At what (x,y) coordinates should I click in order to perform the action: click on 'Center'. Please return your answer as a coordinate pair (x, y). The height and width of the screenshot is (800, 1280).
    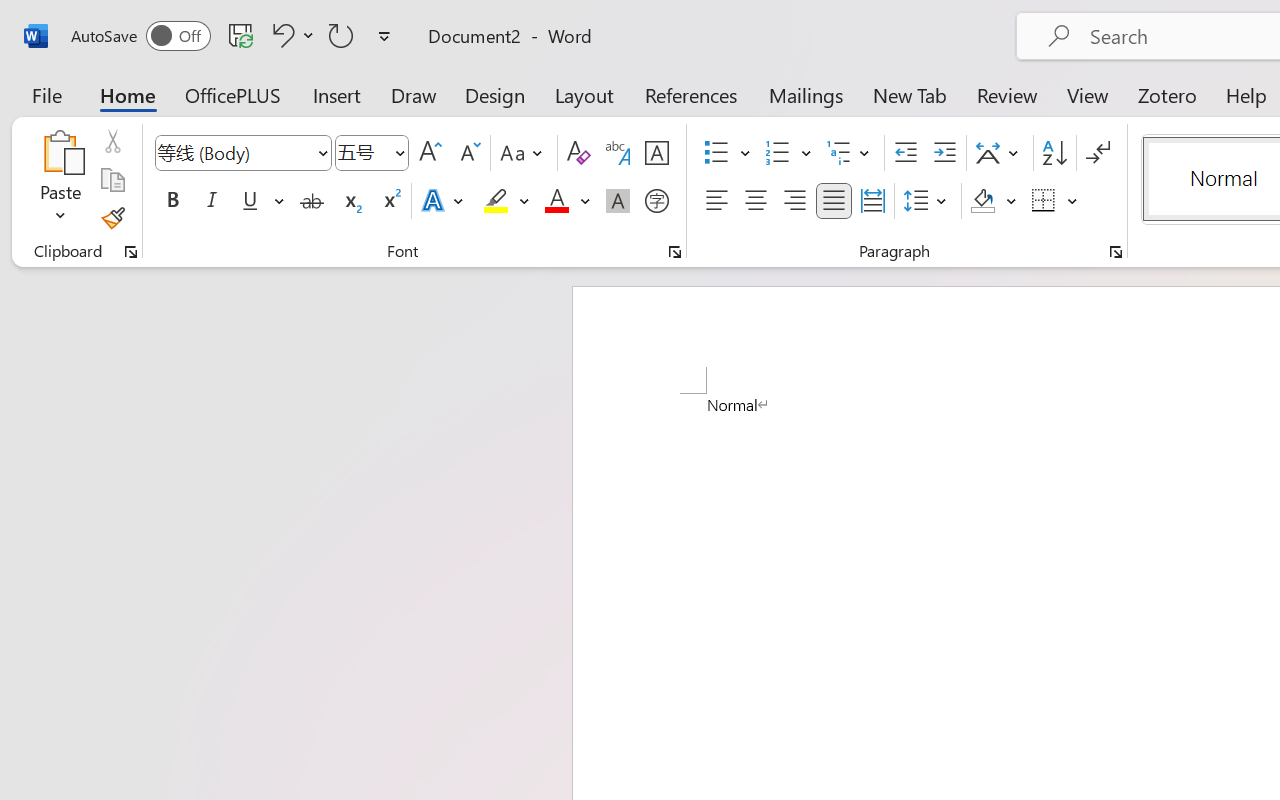
    Looking at the image, I should click on (755, 201).